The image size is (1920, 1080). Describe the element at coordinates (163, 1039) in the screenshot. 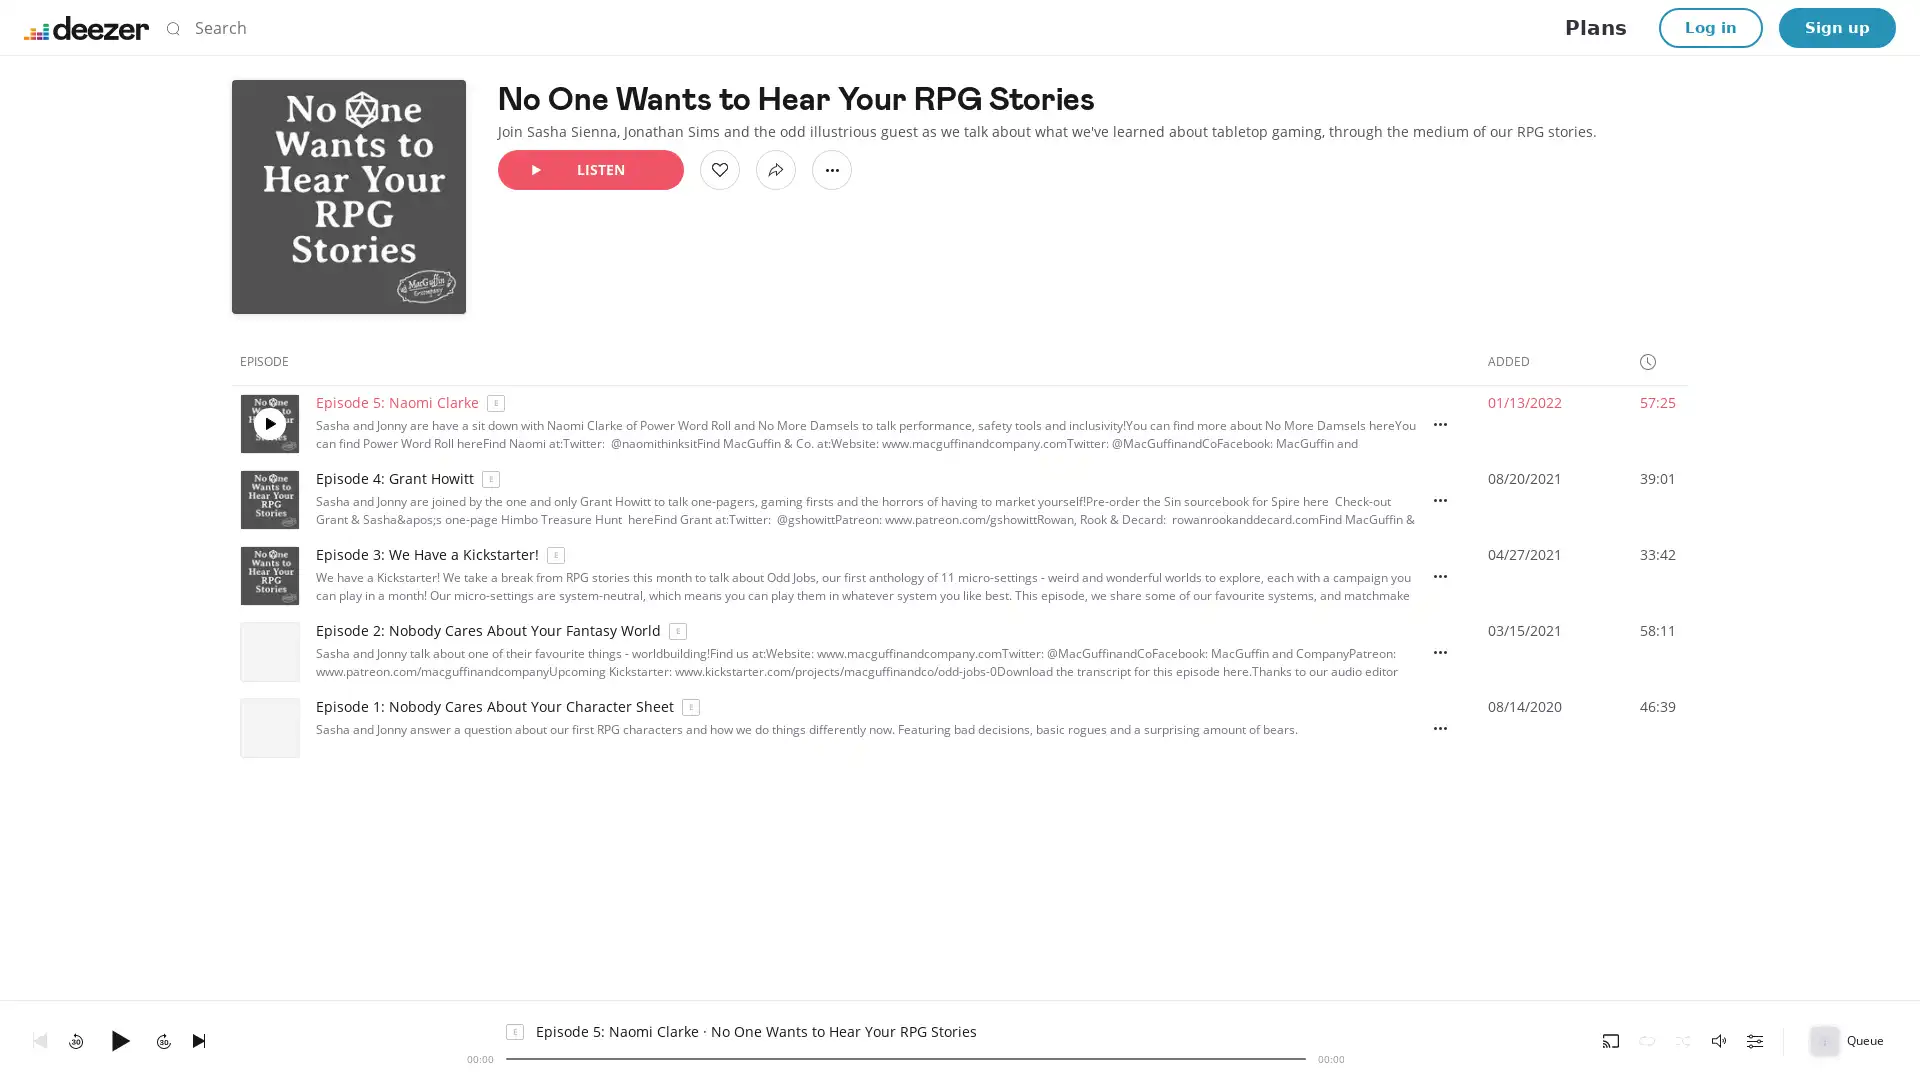

I see `Skip ahead 30 seconds` at that location.